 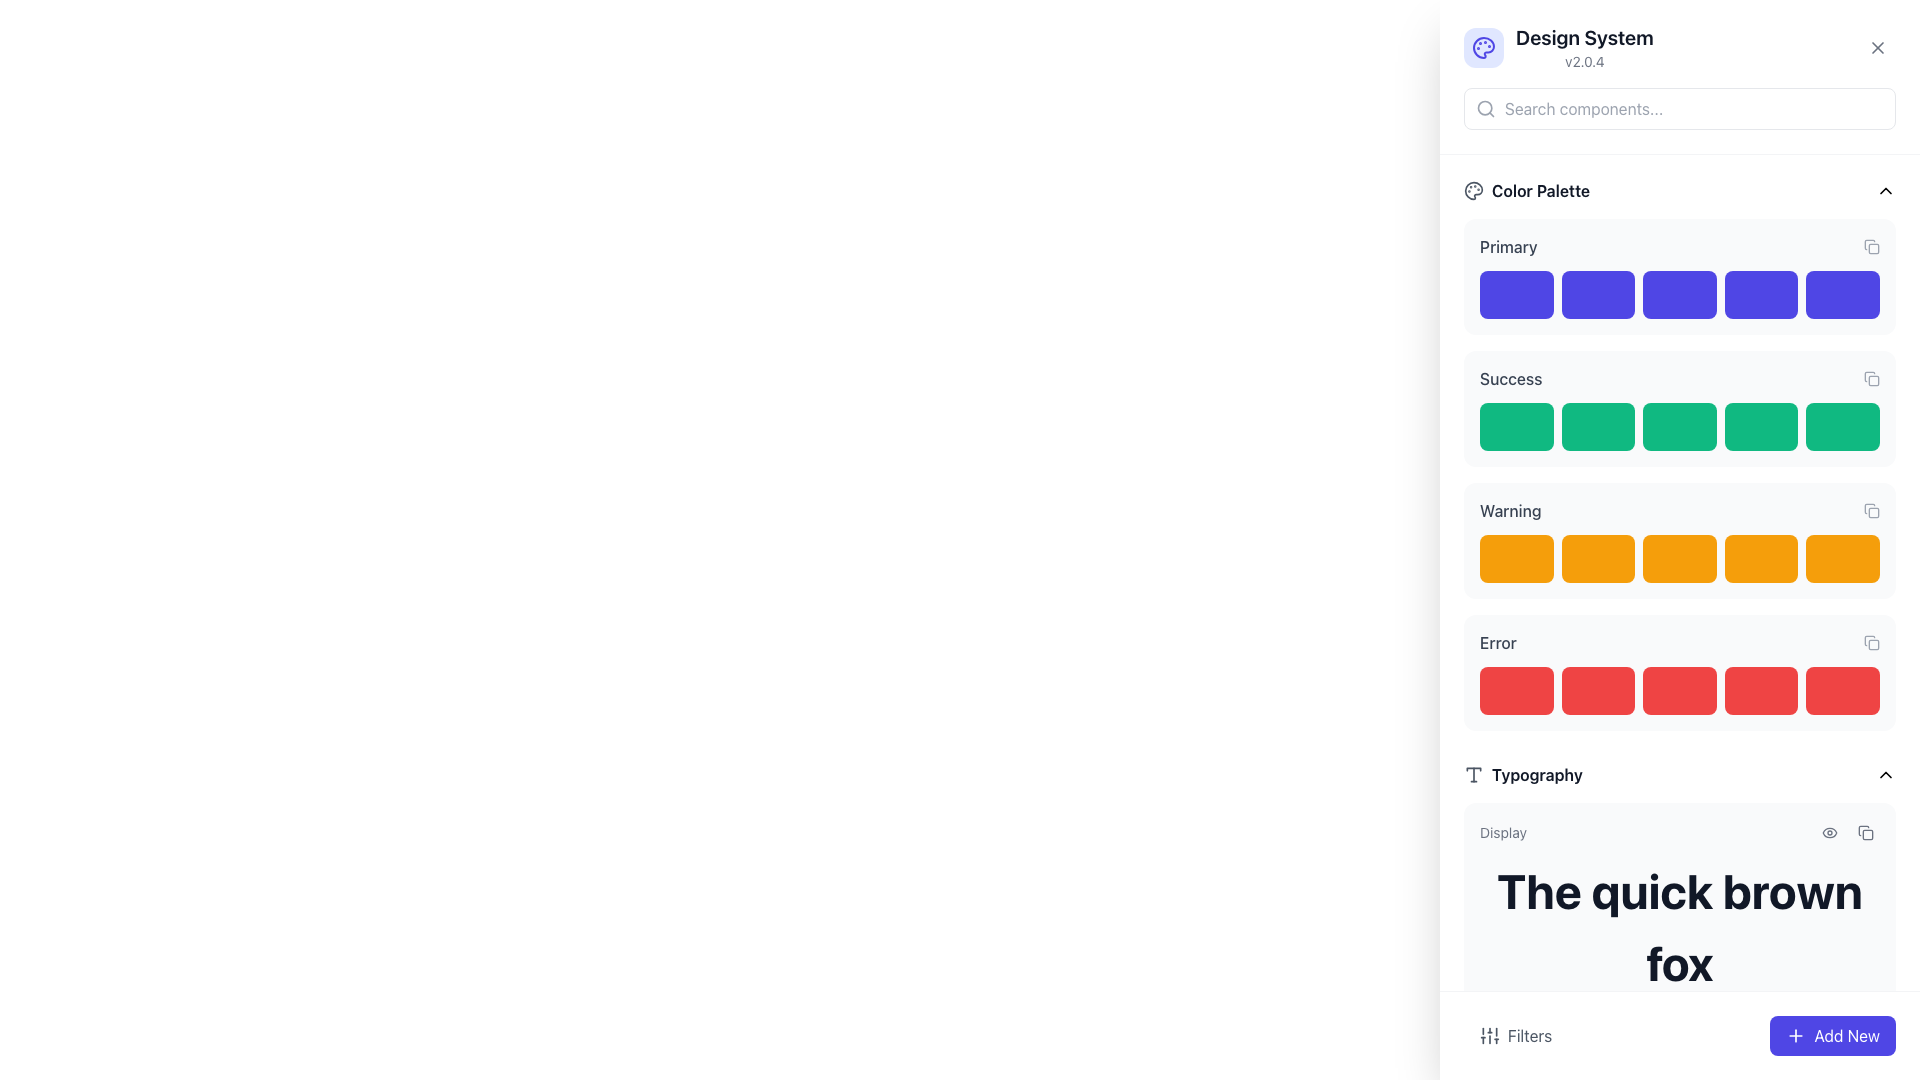 What do you see at coordinates (1872, 644) in the screenshot?
I see `the copy icon located at the right end of the horizontal row of red boxes in the 'Error' section to copy the associated information` at bounding box center [1872, 644].